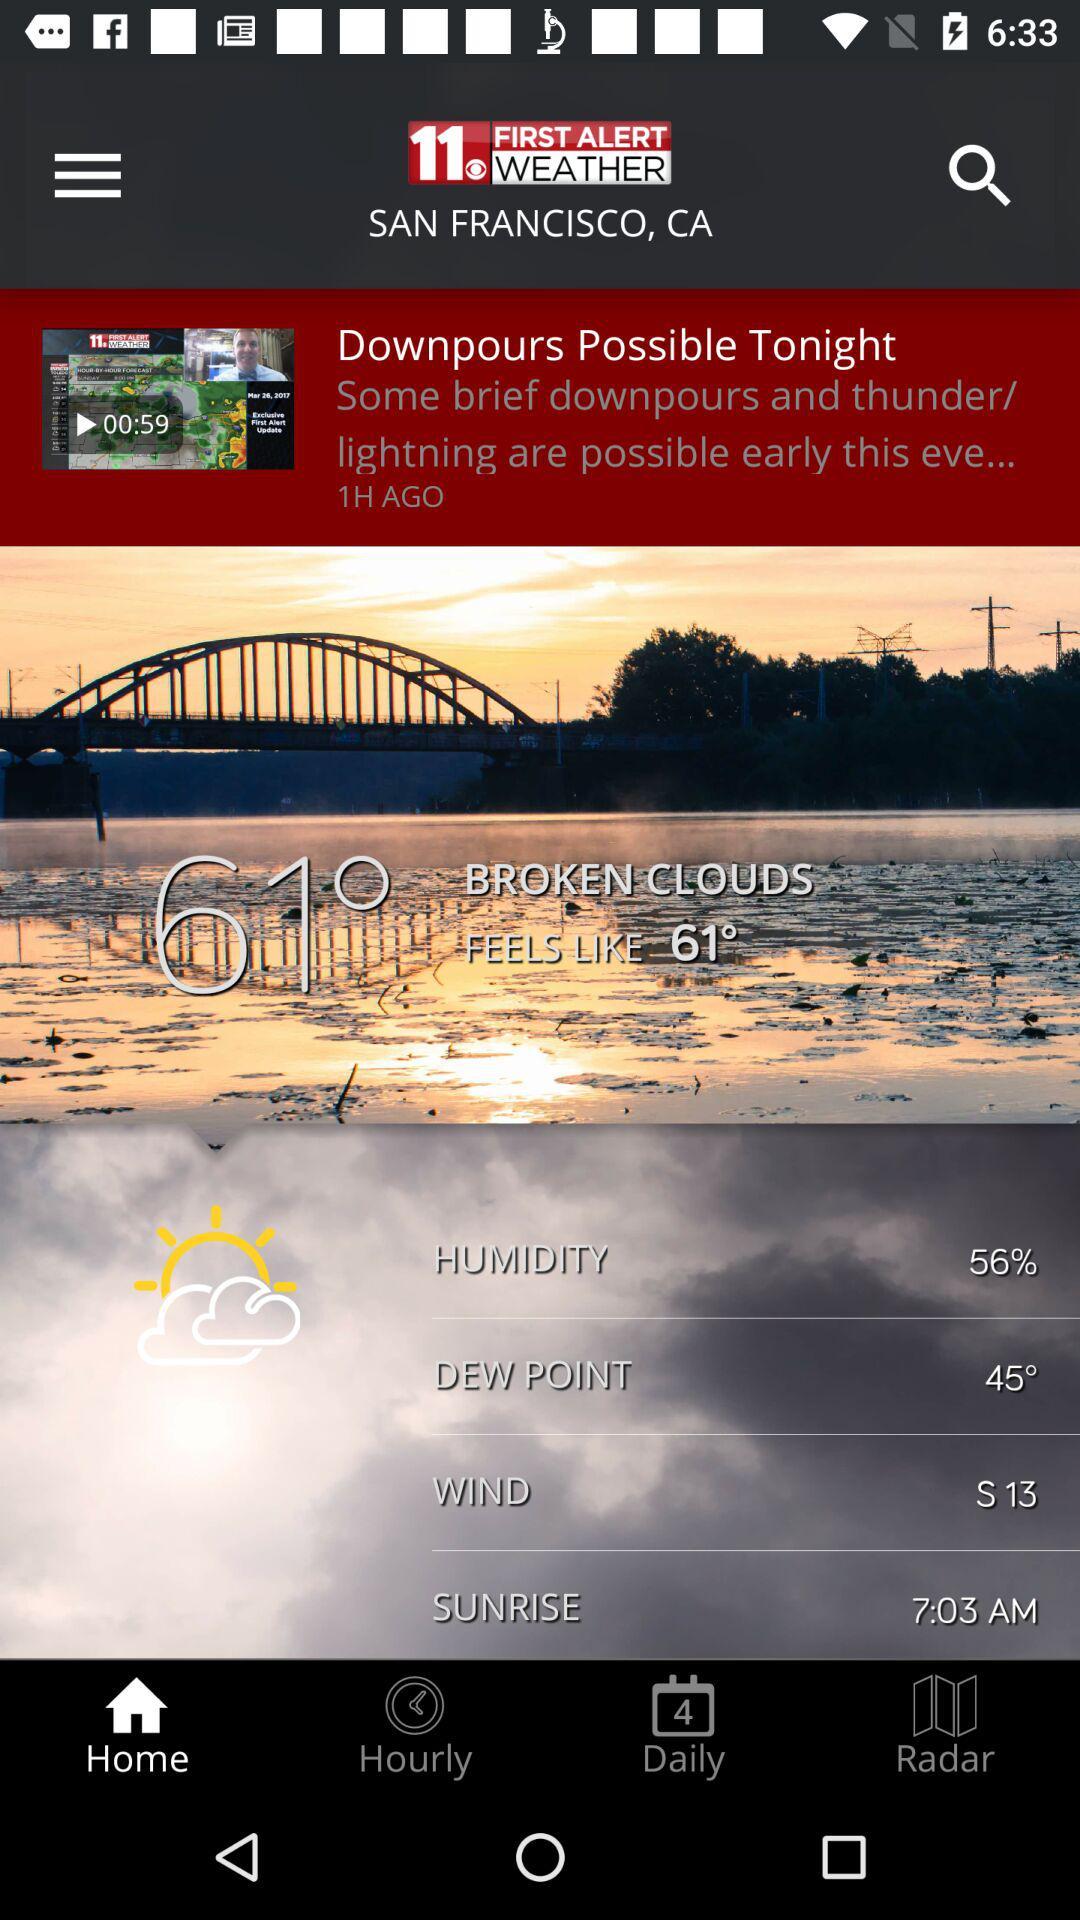 This screenshot has height=1920, width=1080. What do you see at coordinates (135, 1726) in the screenshot?
I see `home item` at bounding box center [135, 1726].